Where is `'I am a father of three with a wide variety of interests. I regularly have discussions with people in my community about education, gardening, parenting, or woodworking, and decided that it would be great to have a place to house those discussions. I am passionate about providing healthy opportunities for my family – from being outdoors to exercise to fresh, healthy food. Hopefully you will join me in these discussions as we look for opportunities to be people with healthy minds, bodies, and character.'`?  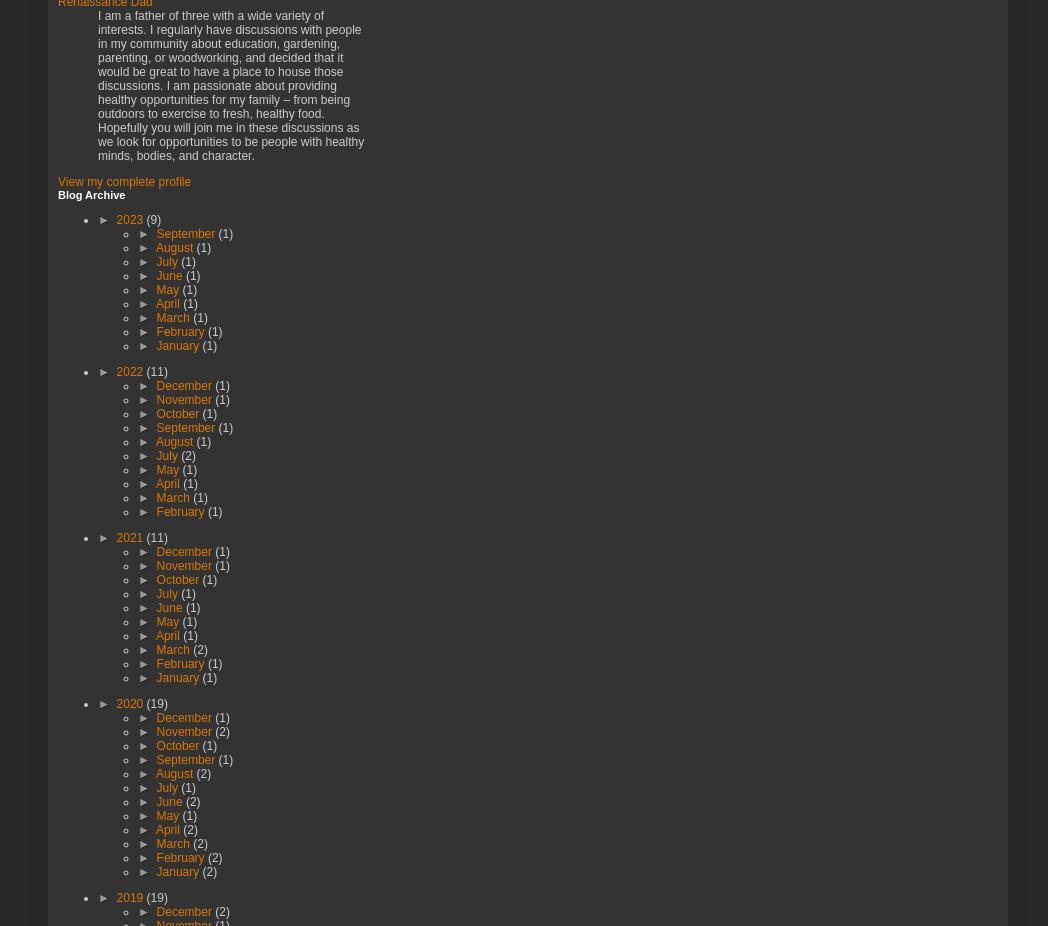
'I am a father of three with a wide variety of interests. I regularly have discussions with people in my community about education, gardening, parenting, or woodworking, and decided that it would be great to have a place to house those discussions. I am passionate about providing healthy opportunities for my family – from being outdoors to exercise to fresh, healthy food. Hopefully you will join me in these discussions as we look for opportunities to be people with healthy minds, bodies, and character.' is located at coordinates (230, 85).